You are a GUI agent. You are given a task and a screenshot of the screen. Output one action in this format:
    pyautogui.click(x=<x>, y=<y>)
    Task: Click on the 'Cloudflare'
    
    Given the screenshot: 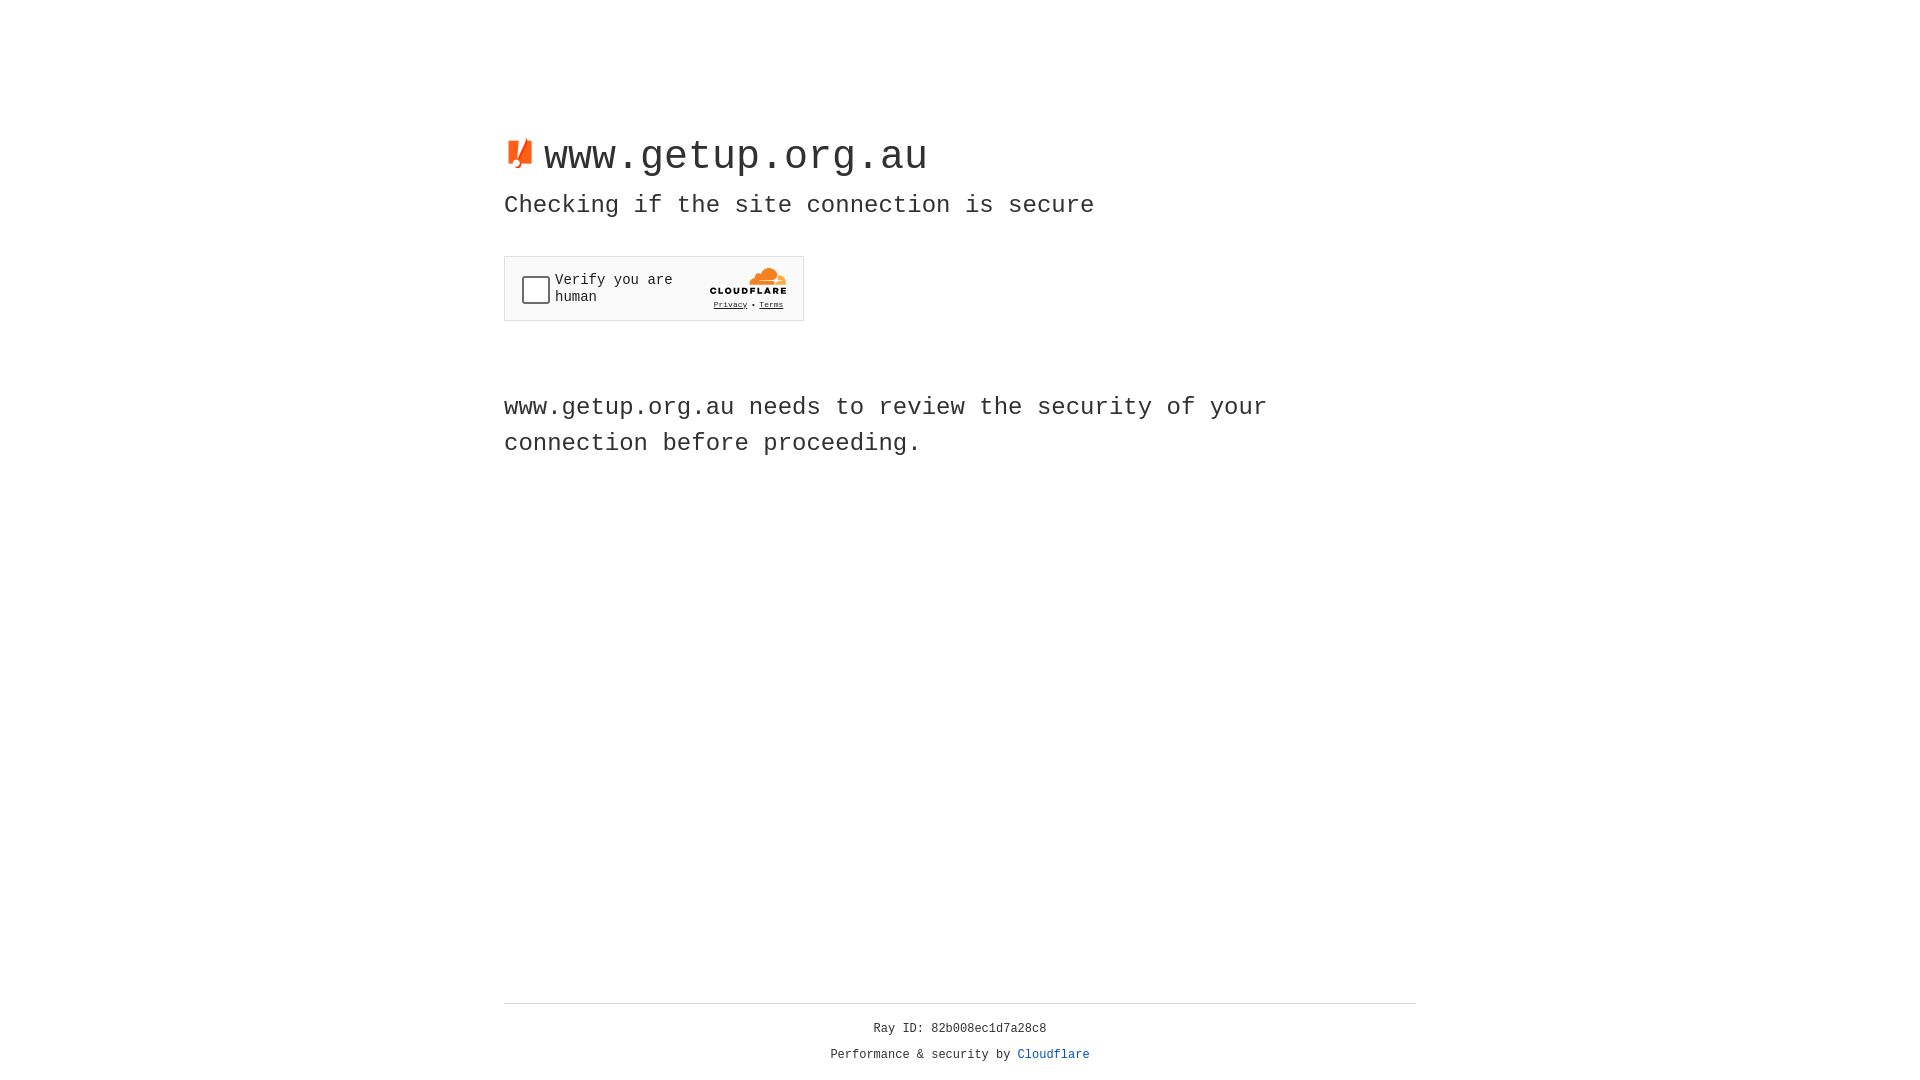 What is the action you would take?
    pyautogui.click(x=1053, y=1054)
    